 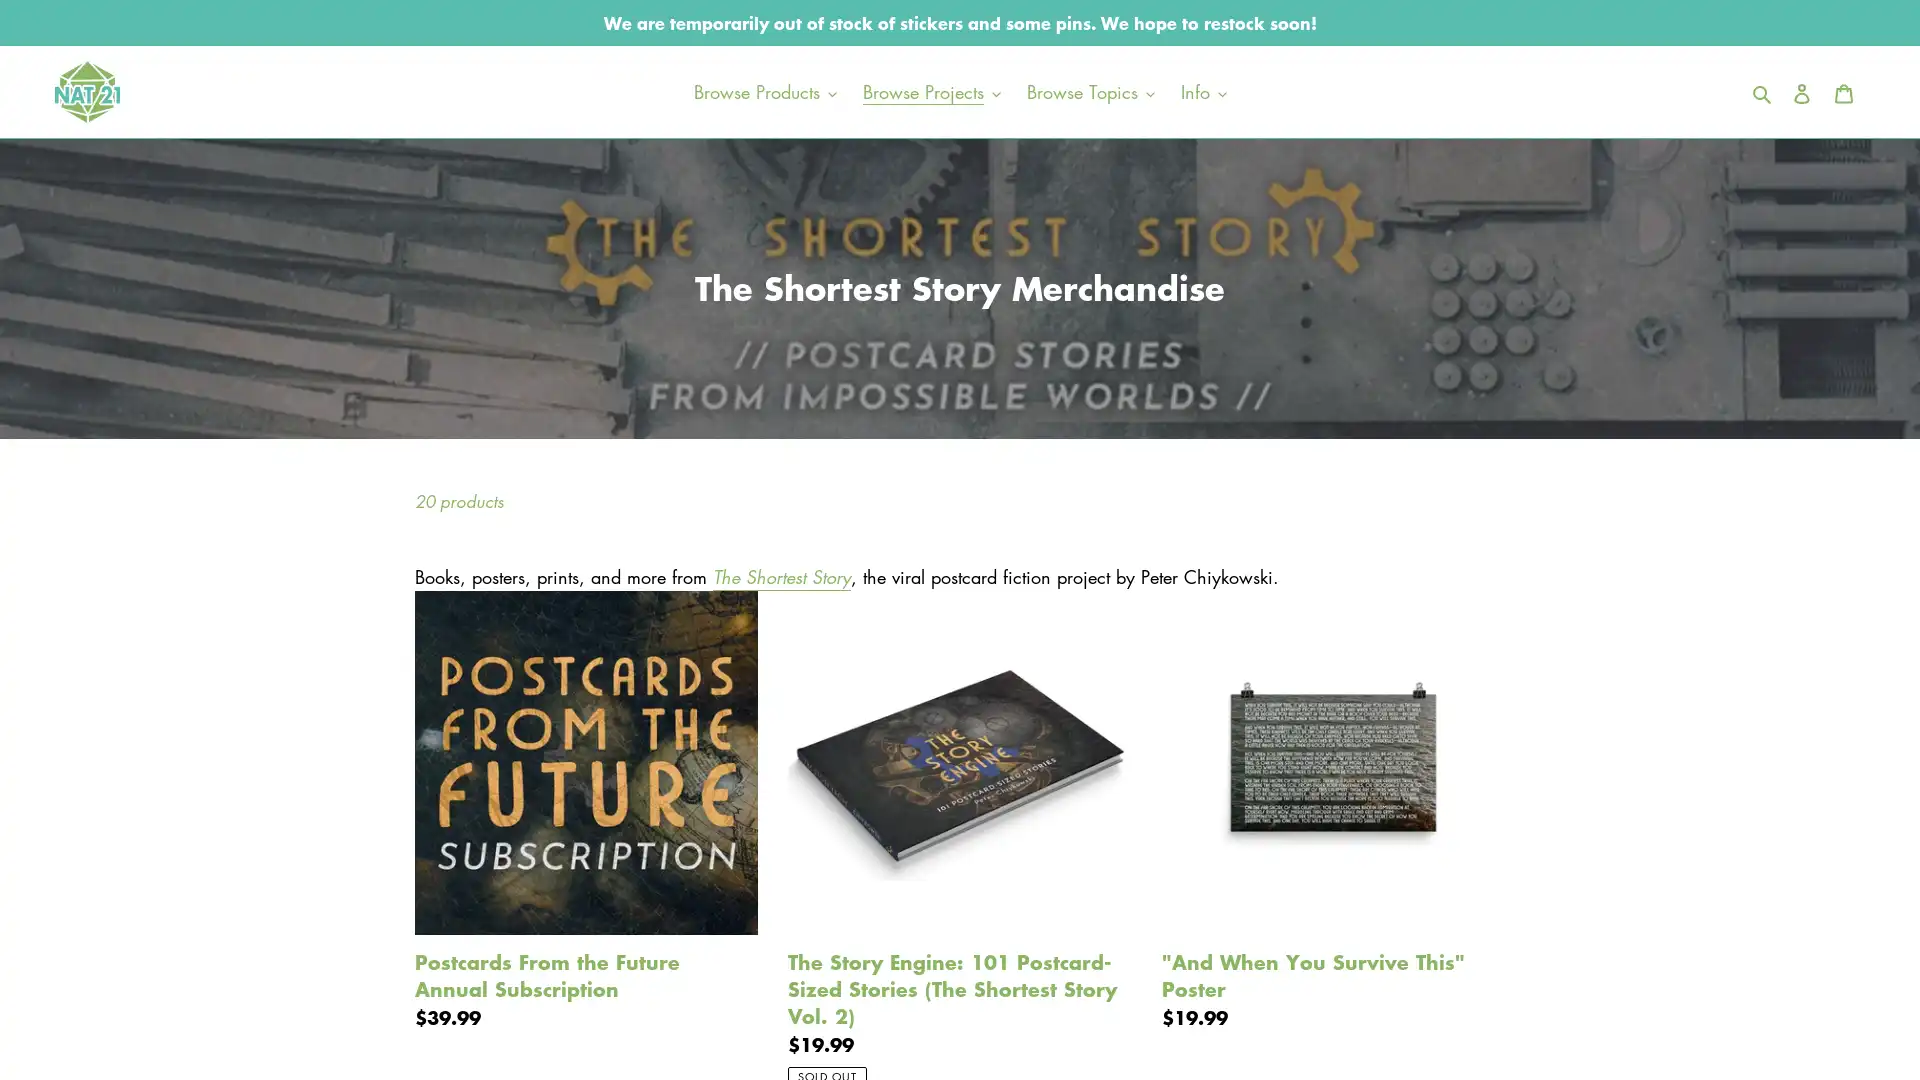 I want to click on Browse Topics, so click(x=1088, y=91).